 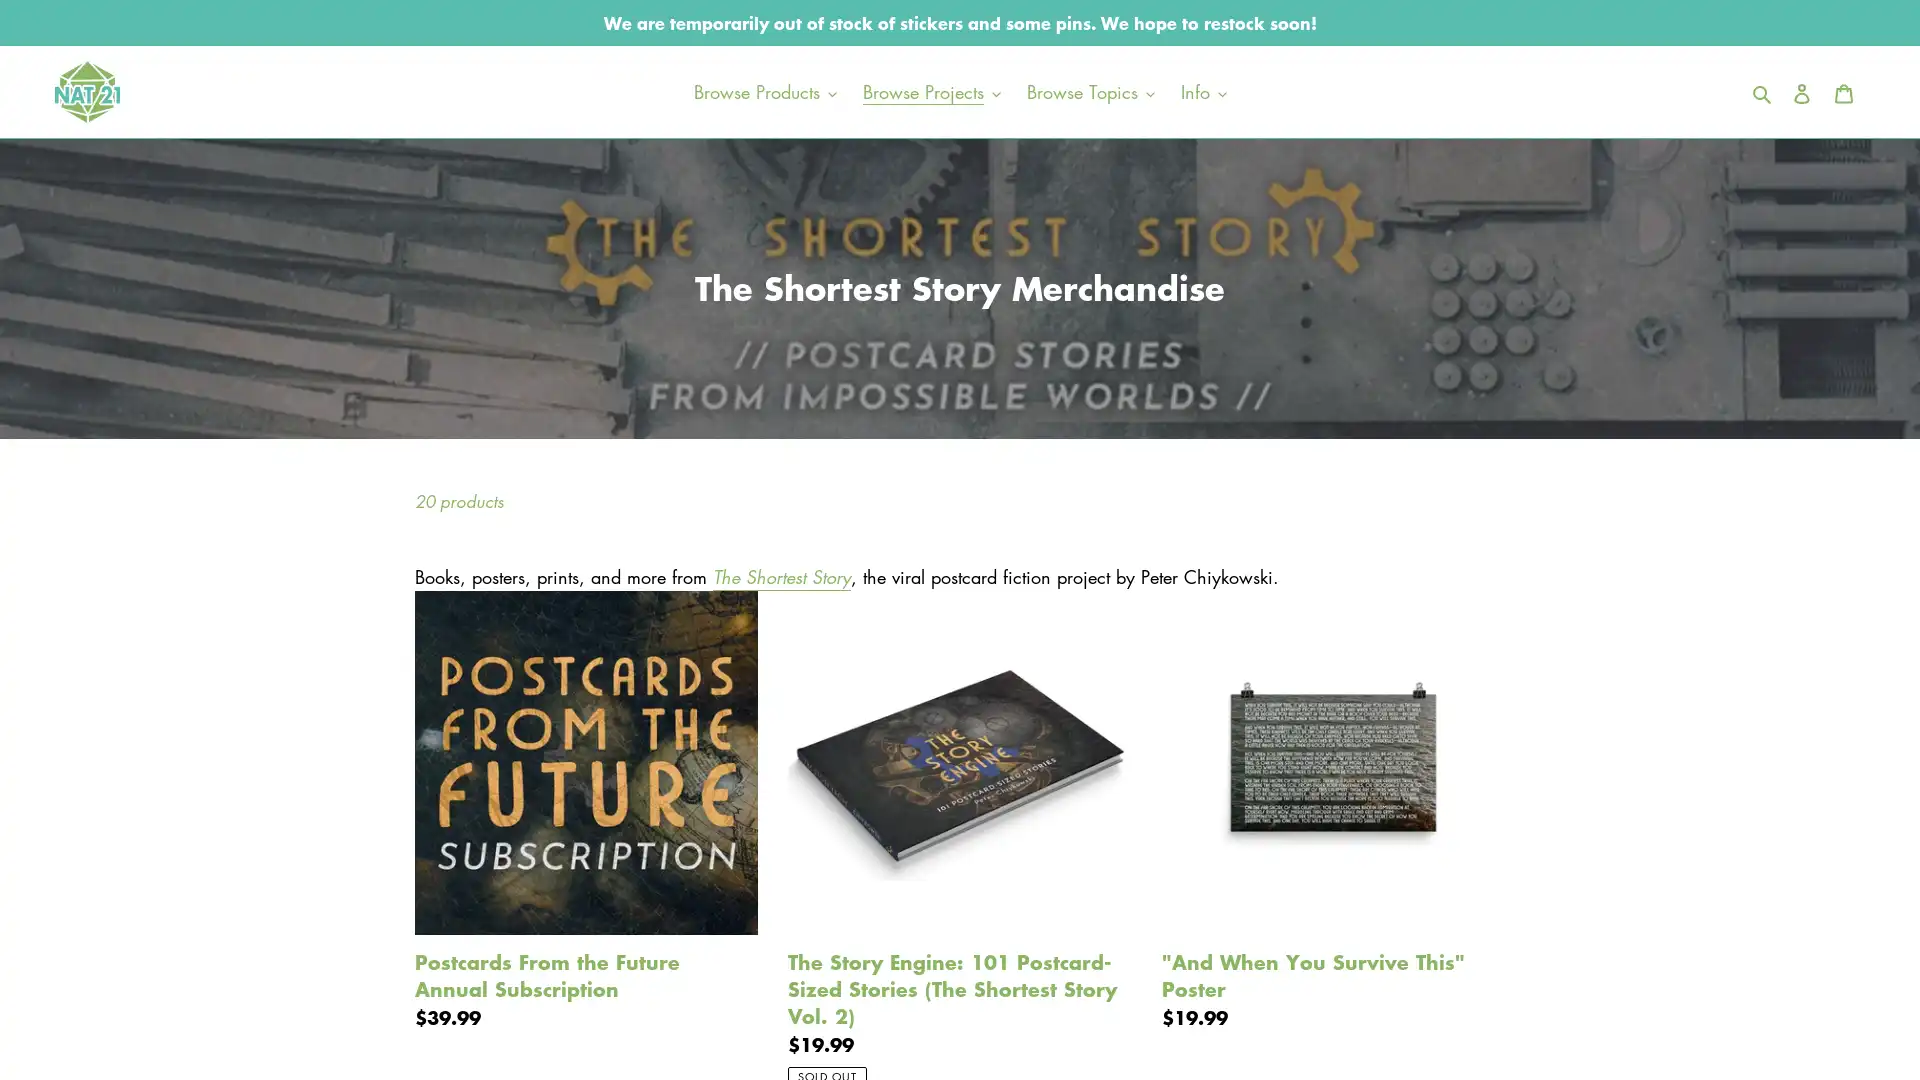 I want to click on Browse Topics, so click(x=1088, y=91).